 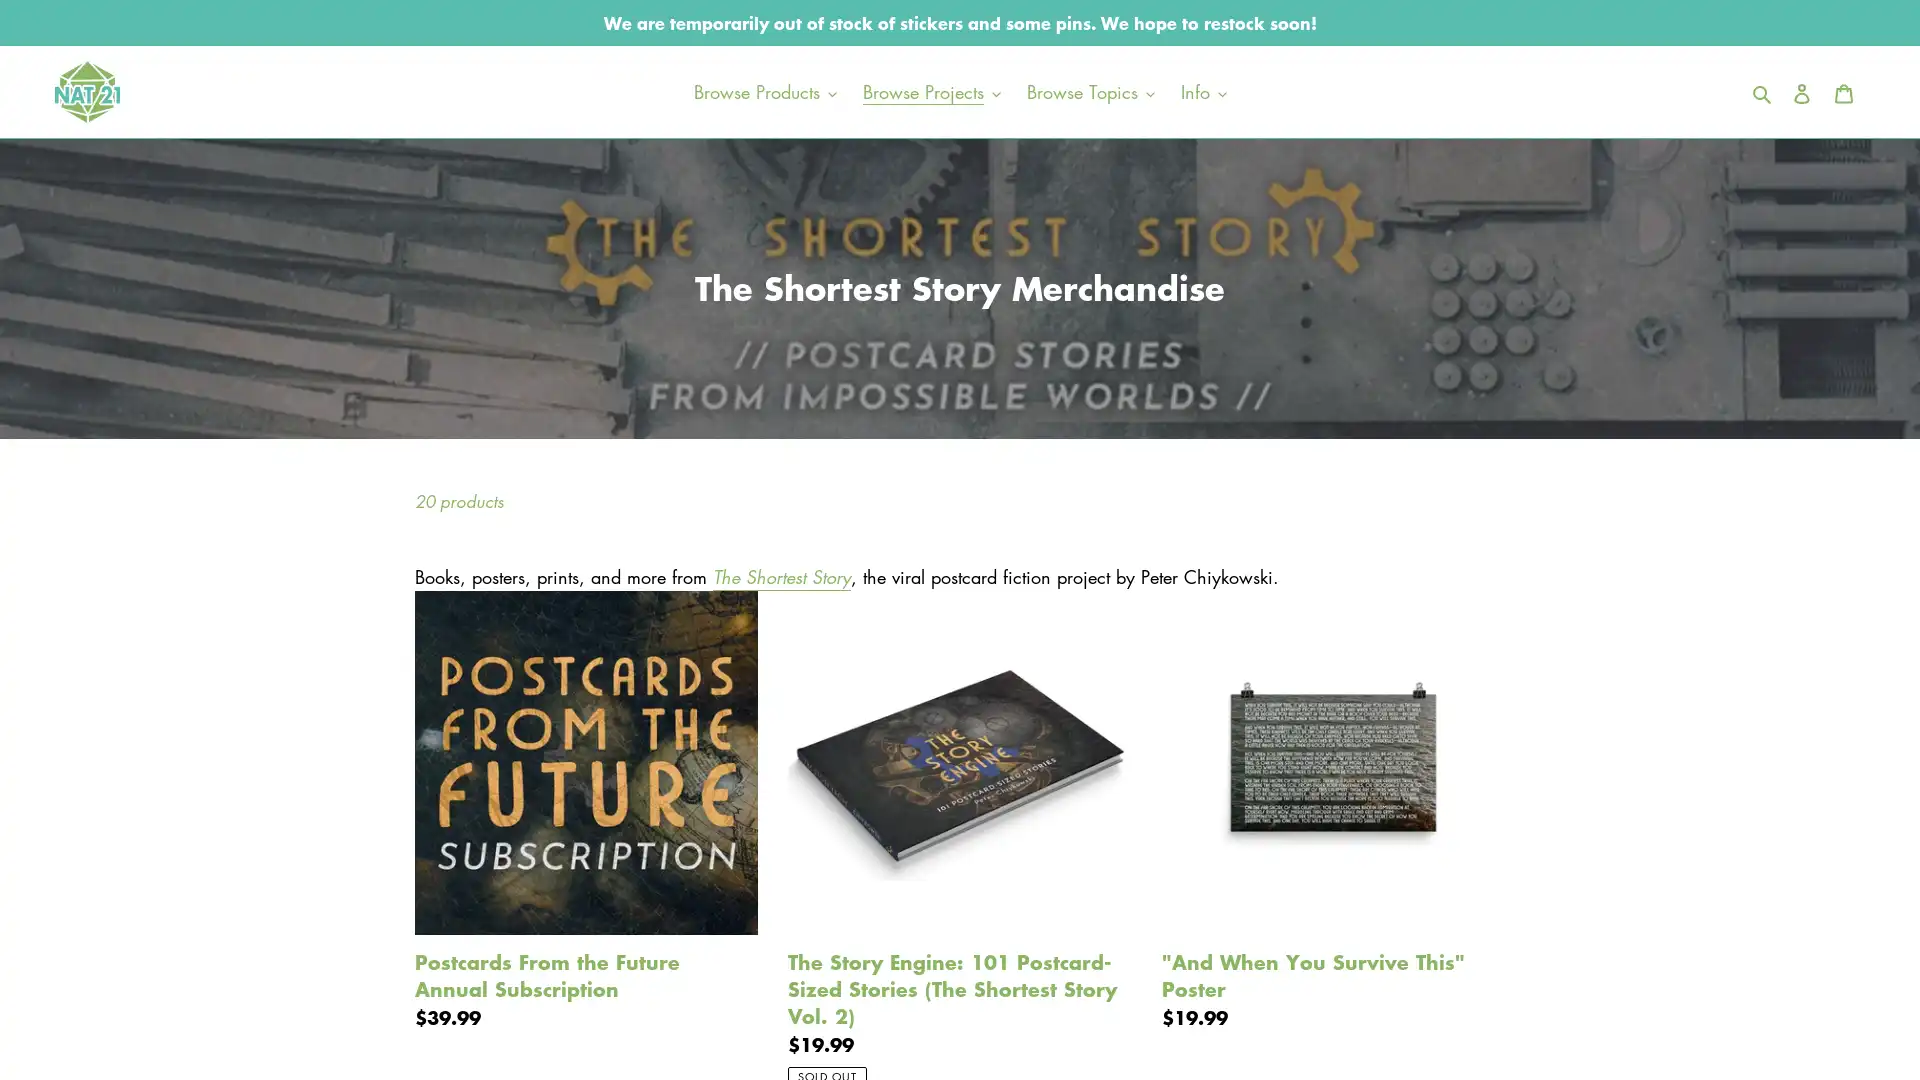 I want to click on Browse Topics, so click(x=1088, y=91).